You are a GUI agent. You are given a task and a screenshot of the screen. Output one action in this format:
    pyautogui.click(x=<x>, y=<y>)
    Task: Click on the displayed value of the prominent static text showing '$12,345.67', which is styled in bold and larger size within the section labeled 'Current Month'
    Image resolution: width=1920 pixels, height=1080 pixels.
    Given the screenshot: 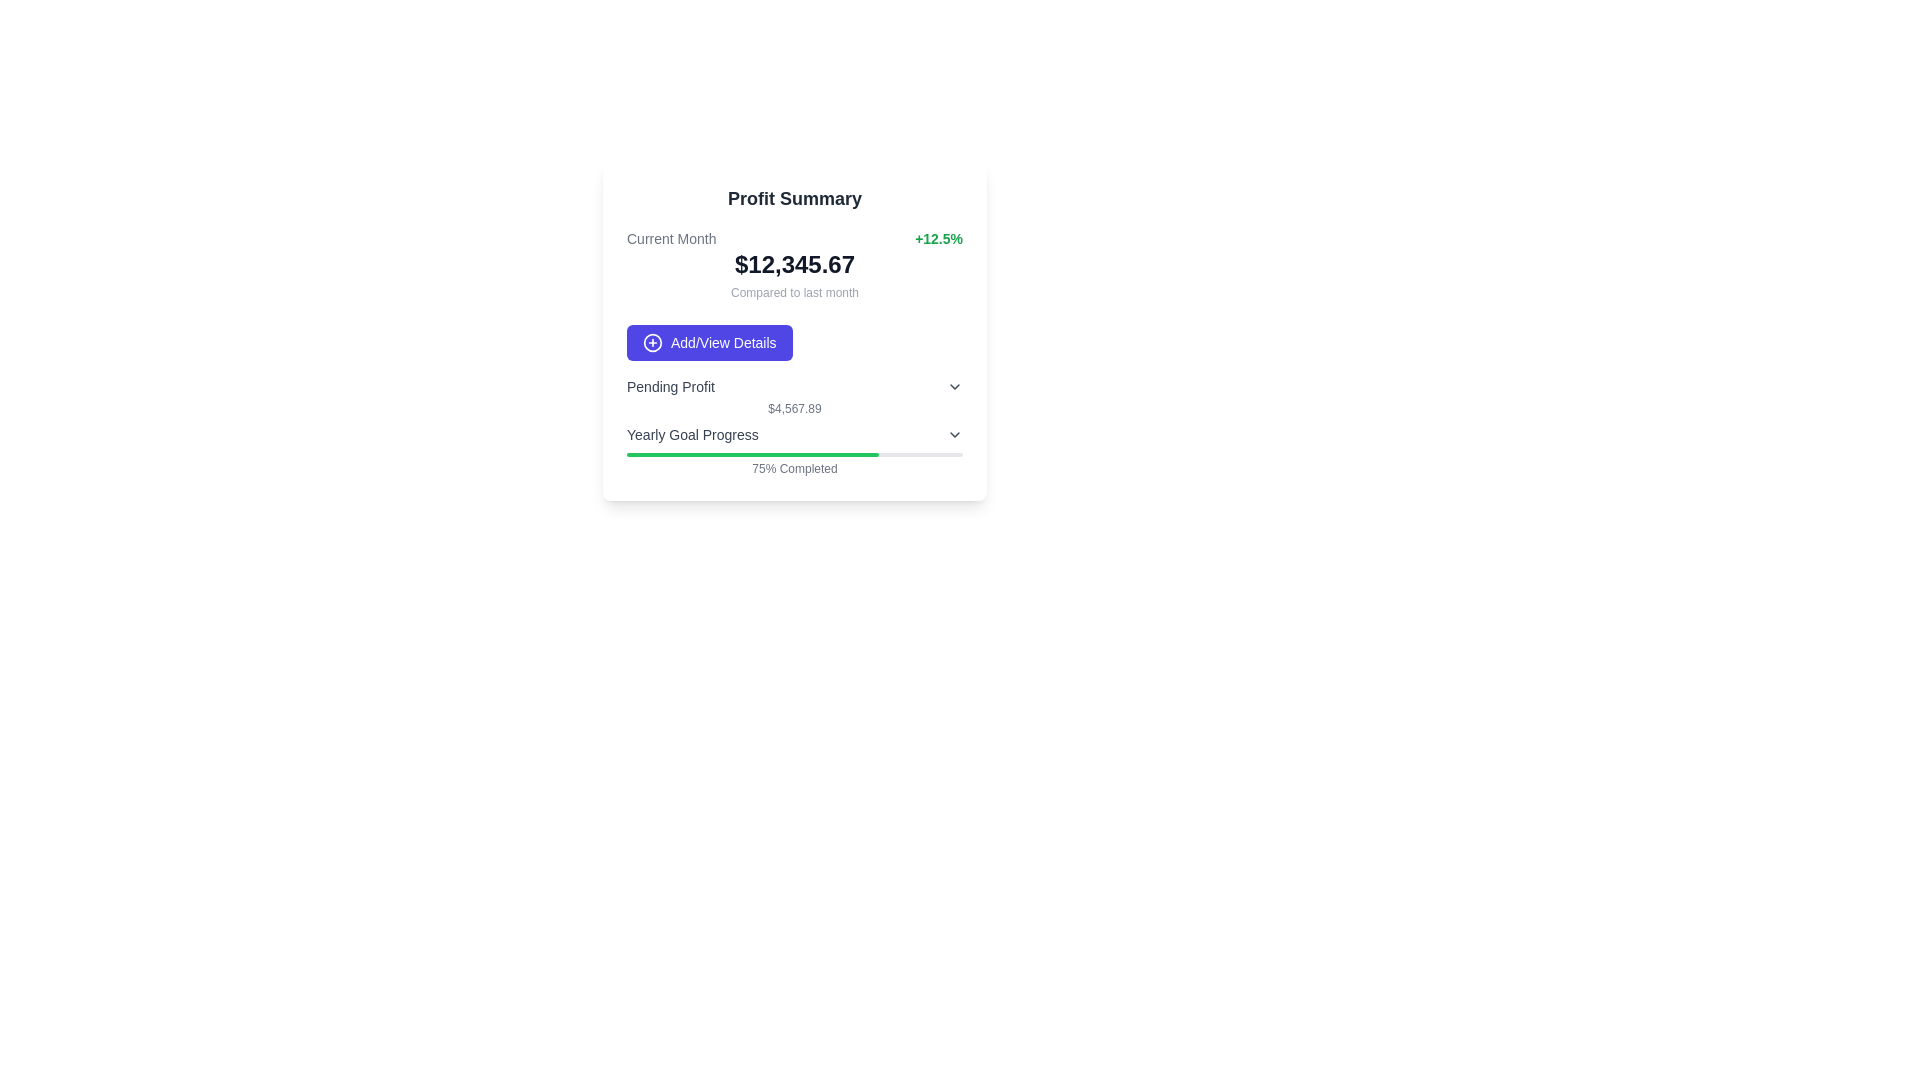 What is the action you would take?
    pyautogui.click(x=794, y=264)
    